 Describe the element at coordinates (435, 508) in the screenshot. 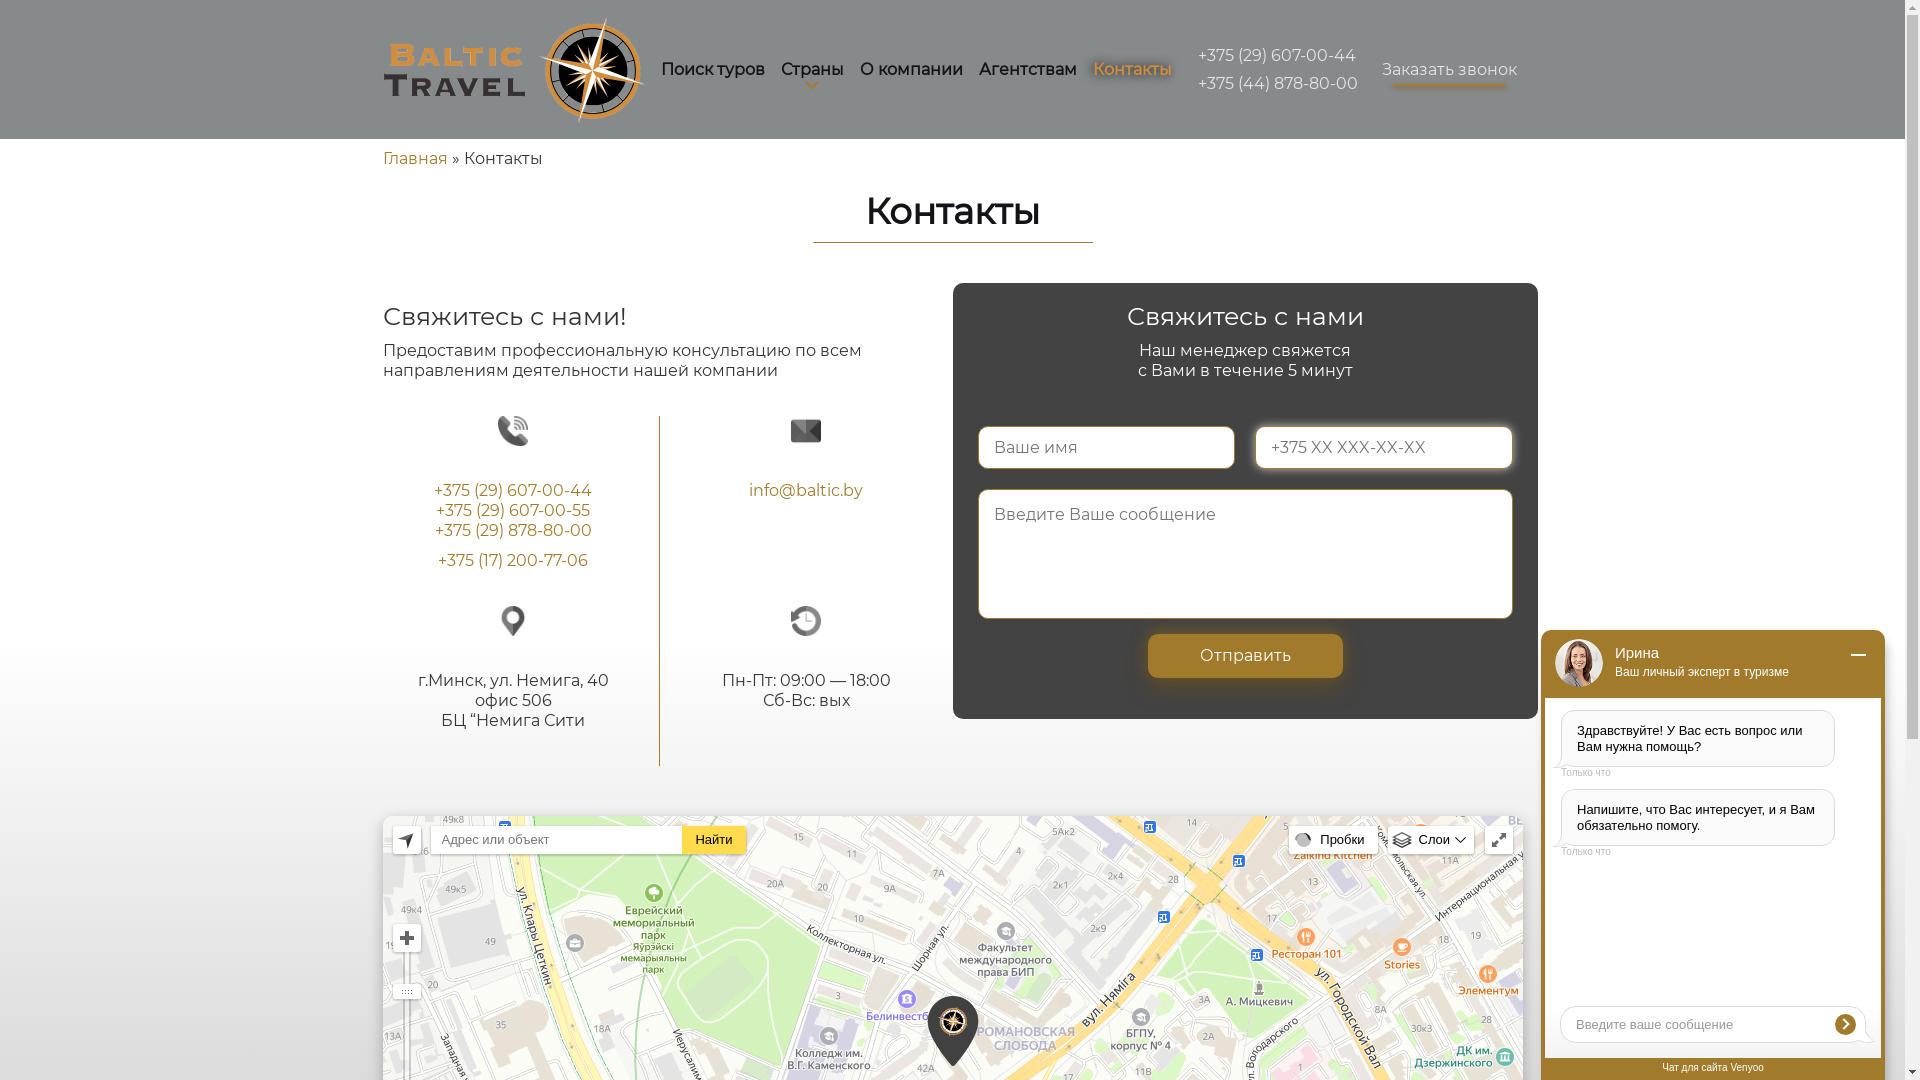

I see `'+375 (29) 607-00-55'` at that location.